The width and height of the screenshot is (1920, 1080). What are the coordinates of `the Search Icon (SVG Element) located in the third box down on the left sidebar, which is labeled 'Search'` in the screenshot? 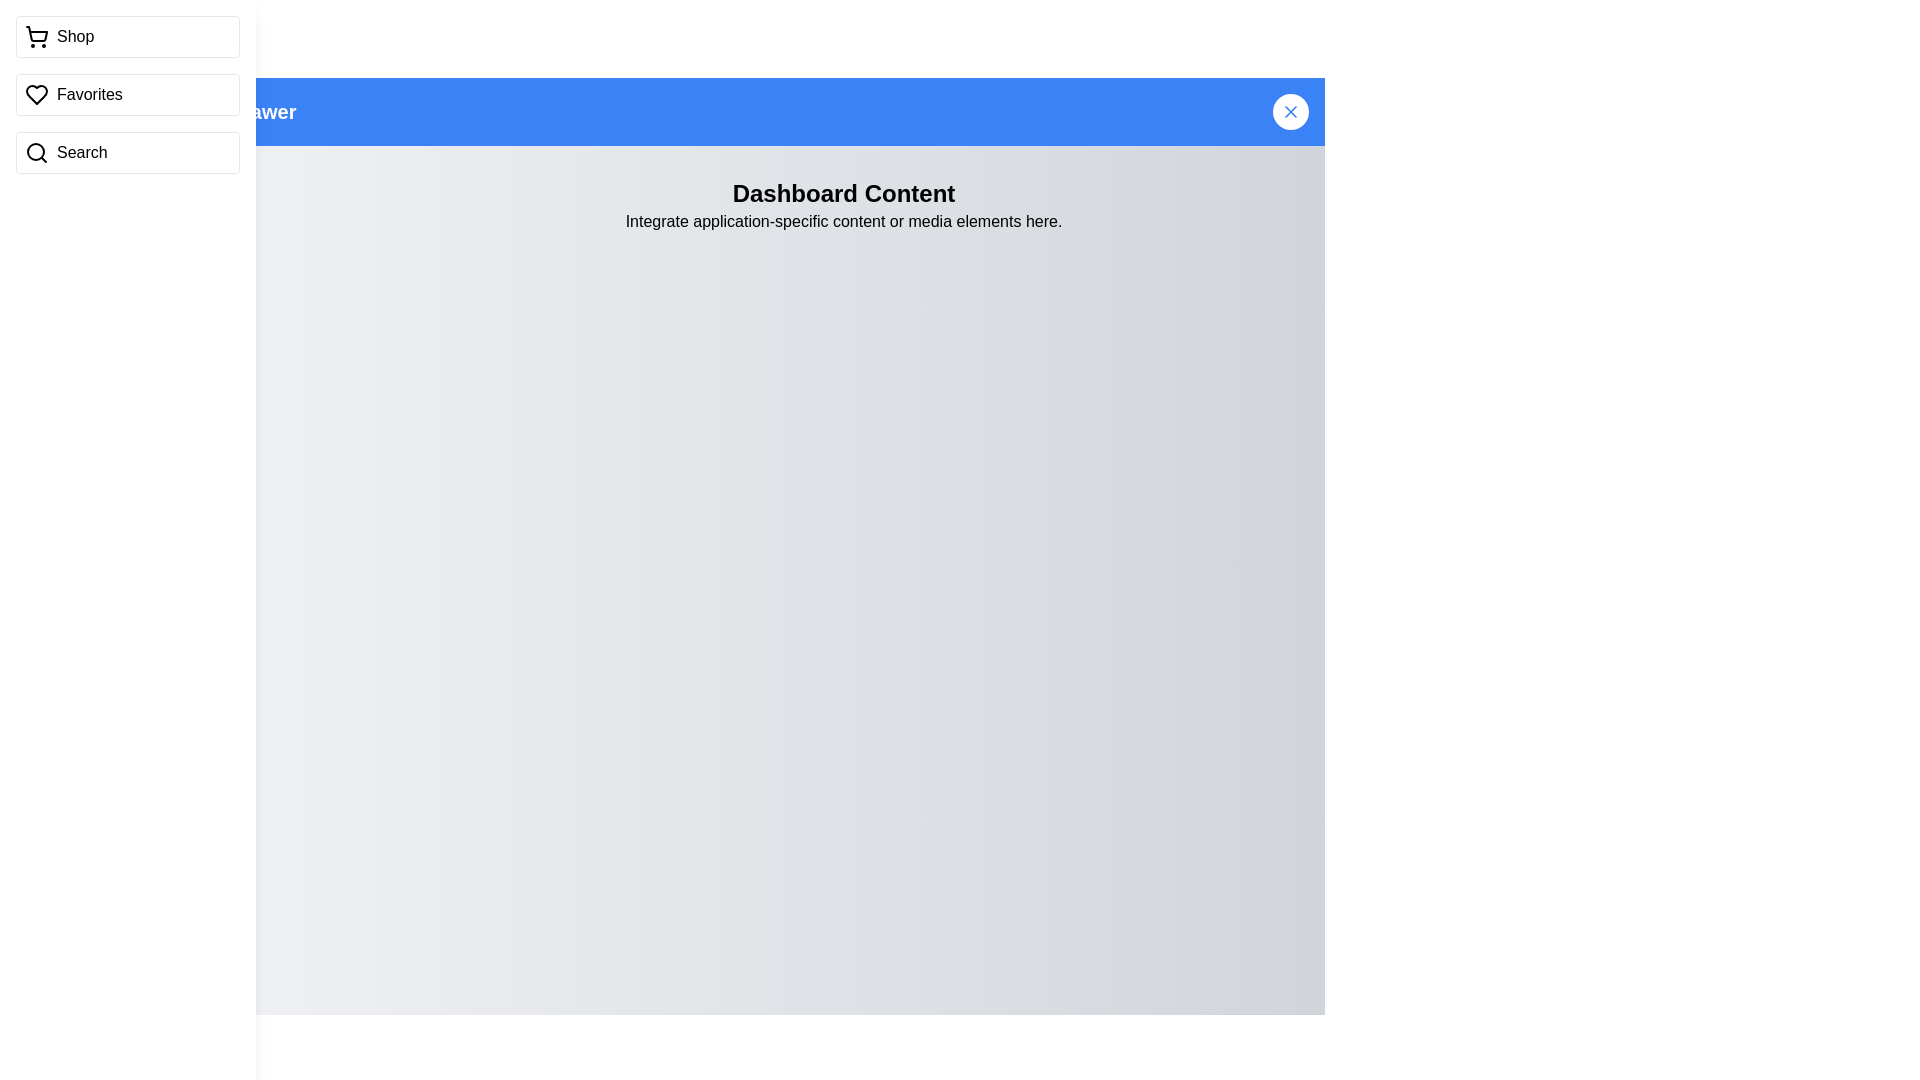 It's located at (37, 152).